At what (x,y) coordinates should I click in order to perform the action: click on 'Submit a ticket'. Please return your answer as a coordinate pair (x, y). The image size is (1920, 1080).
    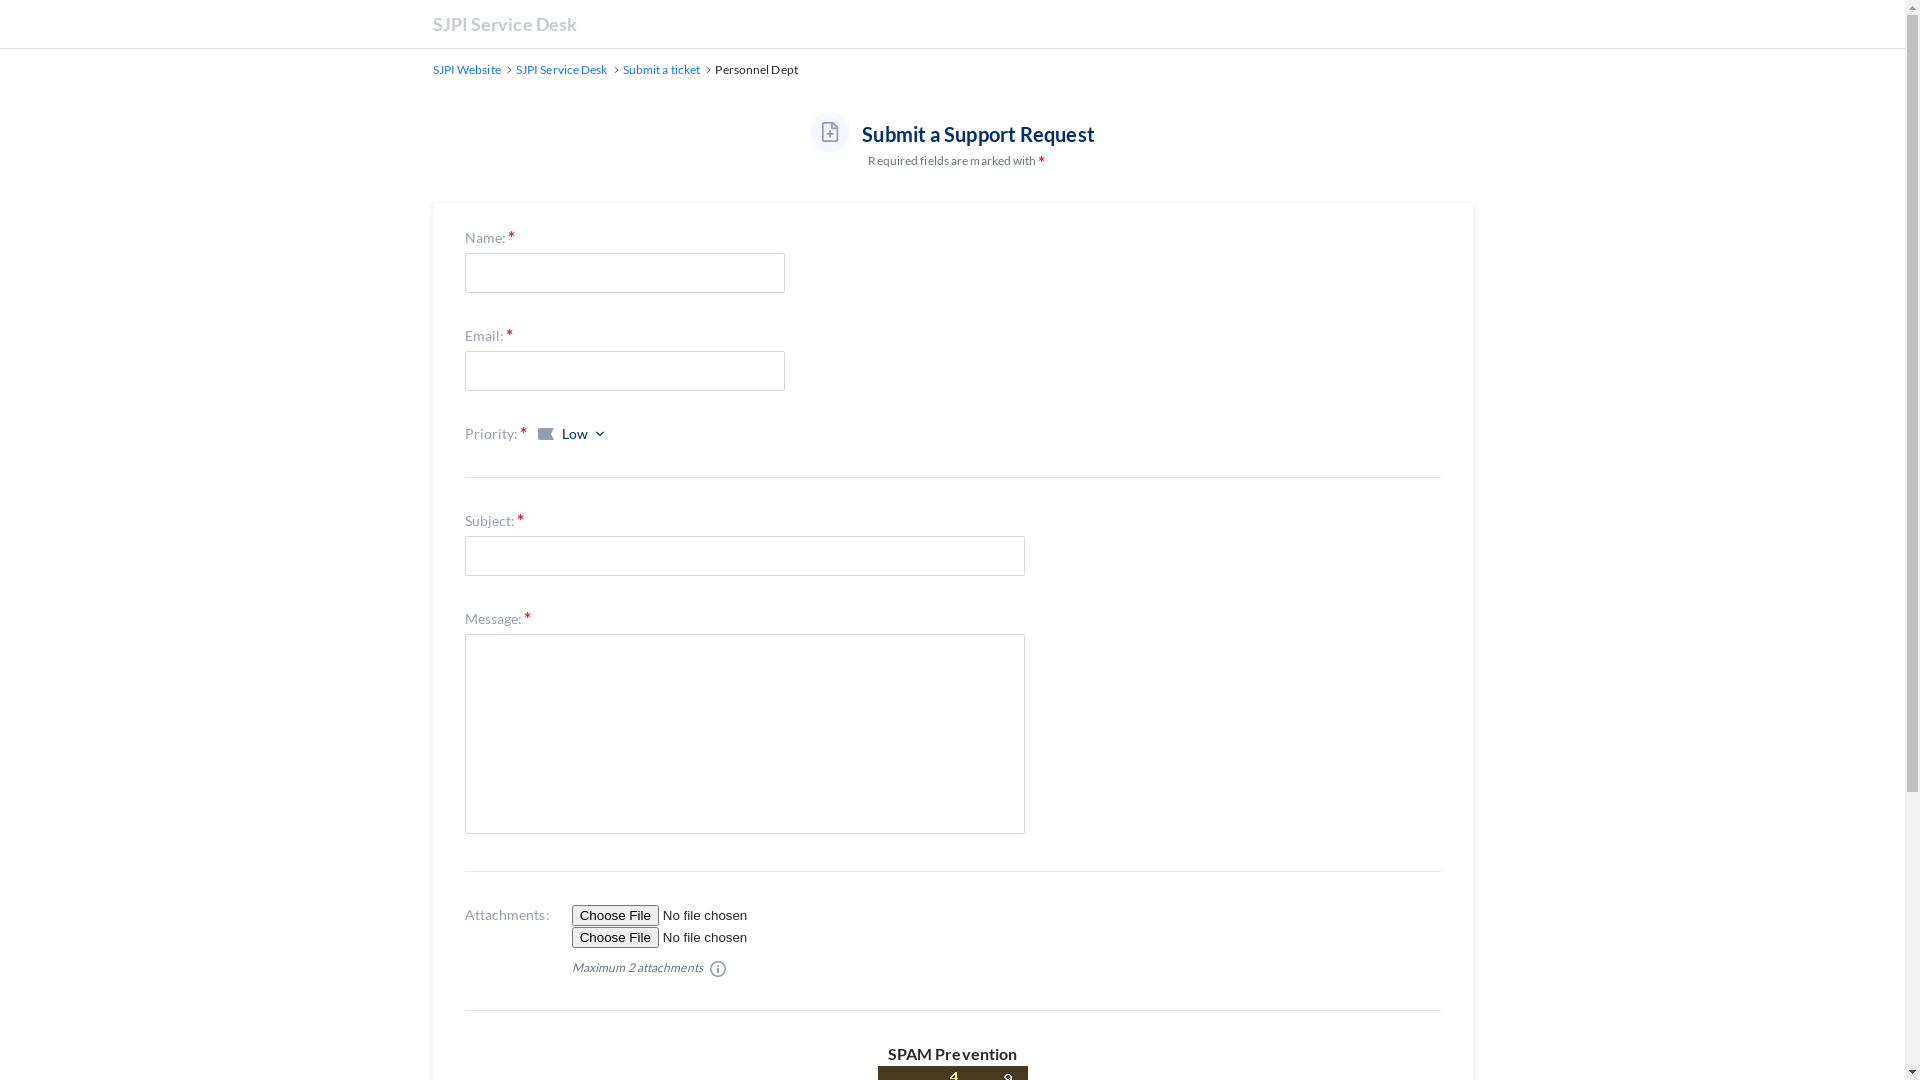
    Looking at the image, I should click on (622, 68).